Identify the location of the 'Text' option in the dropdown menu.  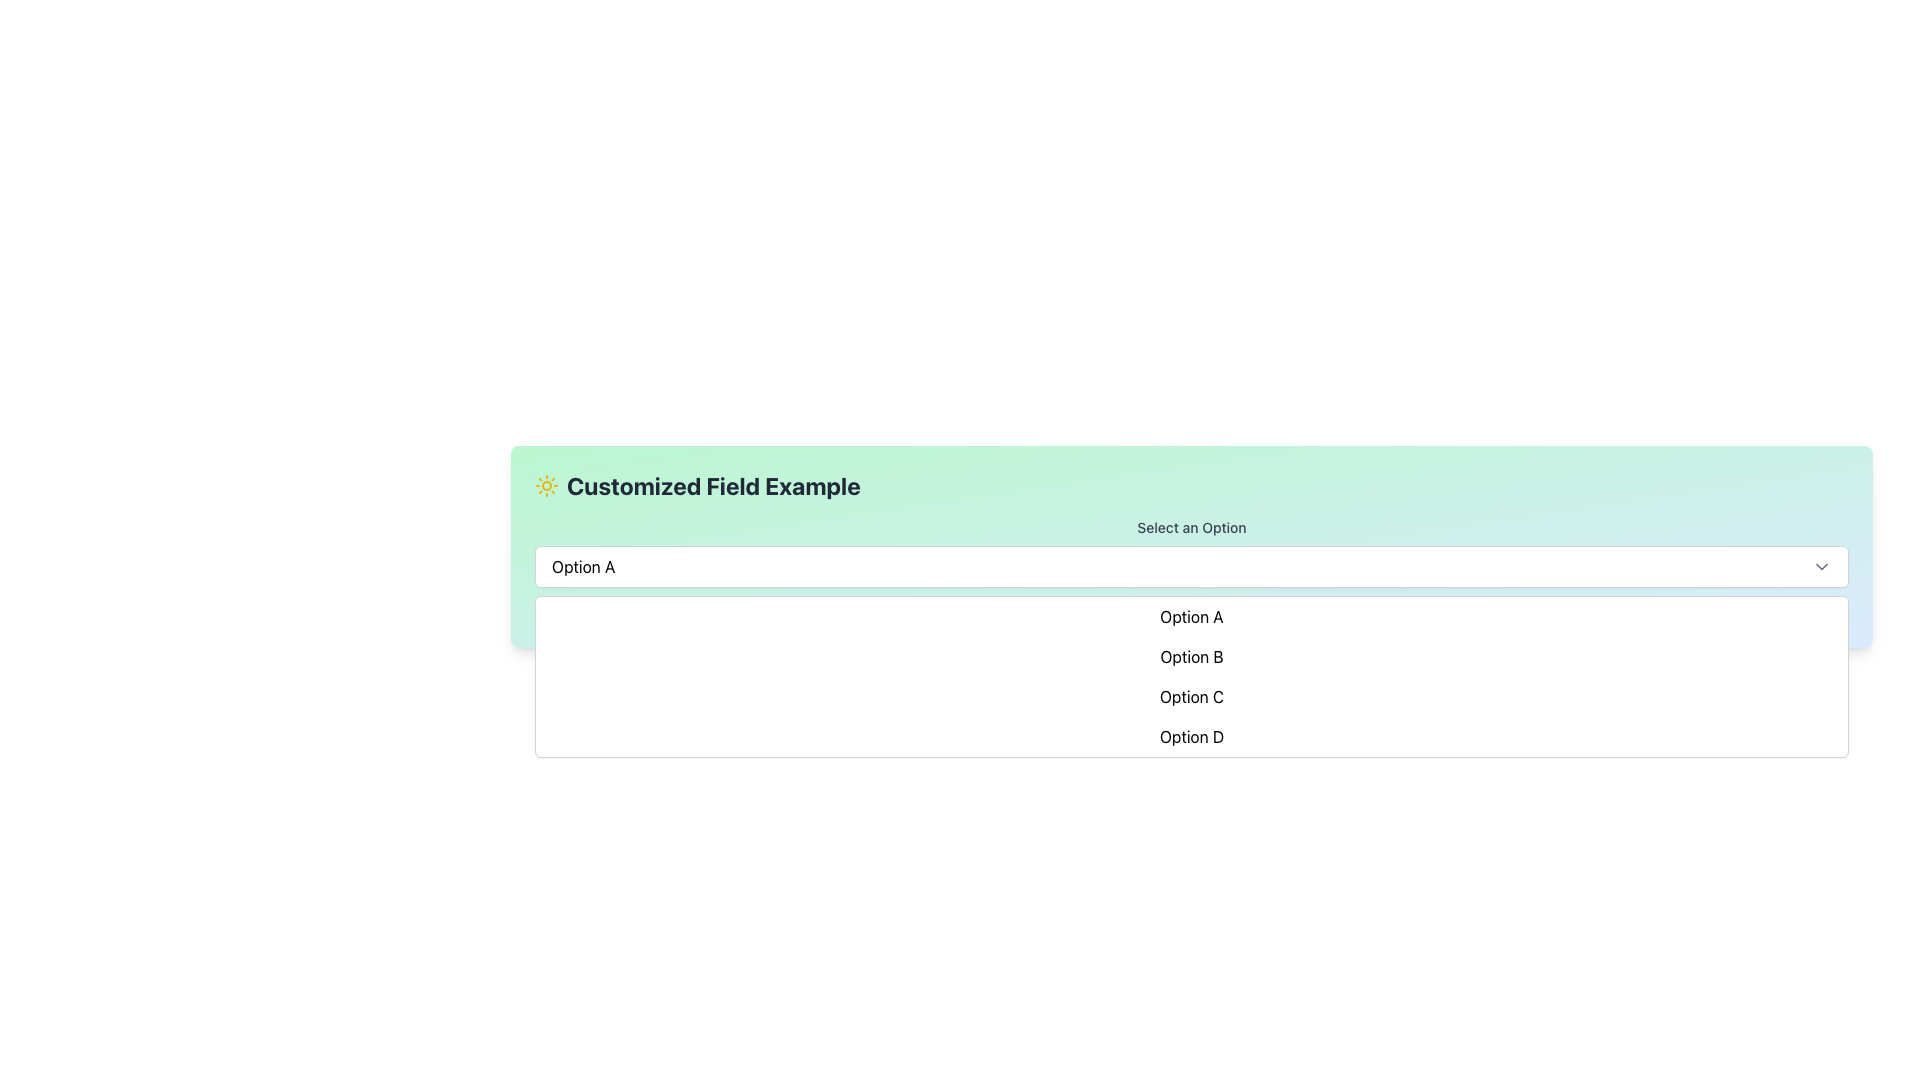
(1191, 616).